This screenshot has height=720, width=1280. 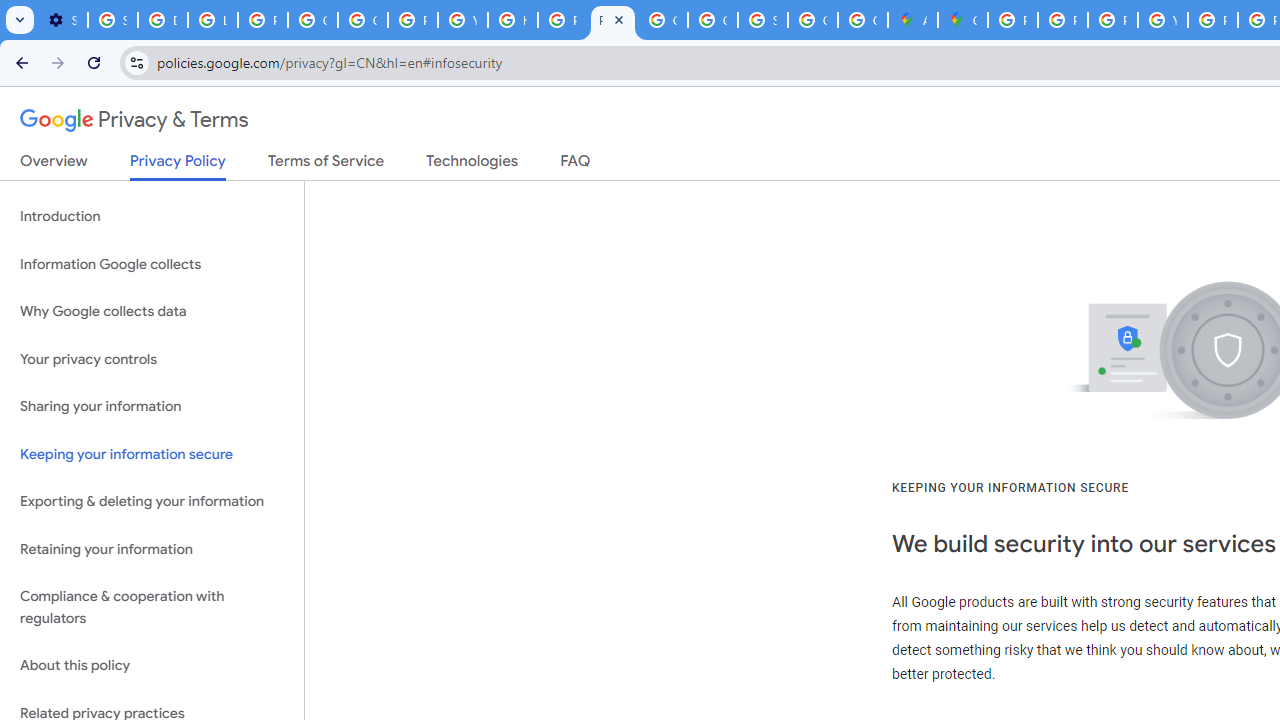 I want to click on 'Privacy Help Center - Policies Help', so click(x=1062, y=20).